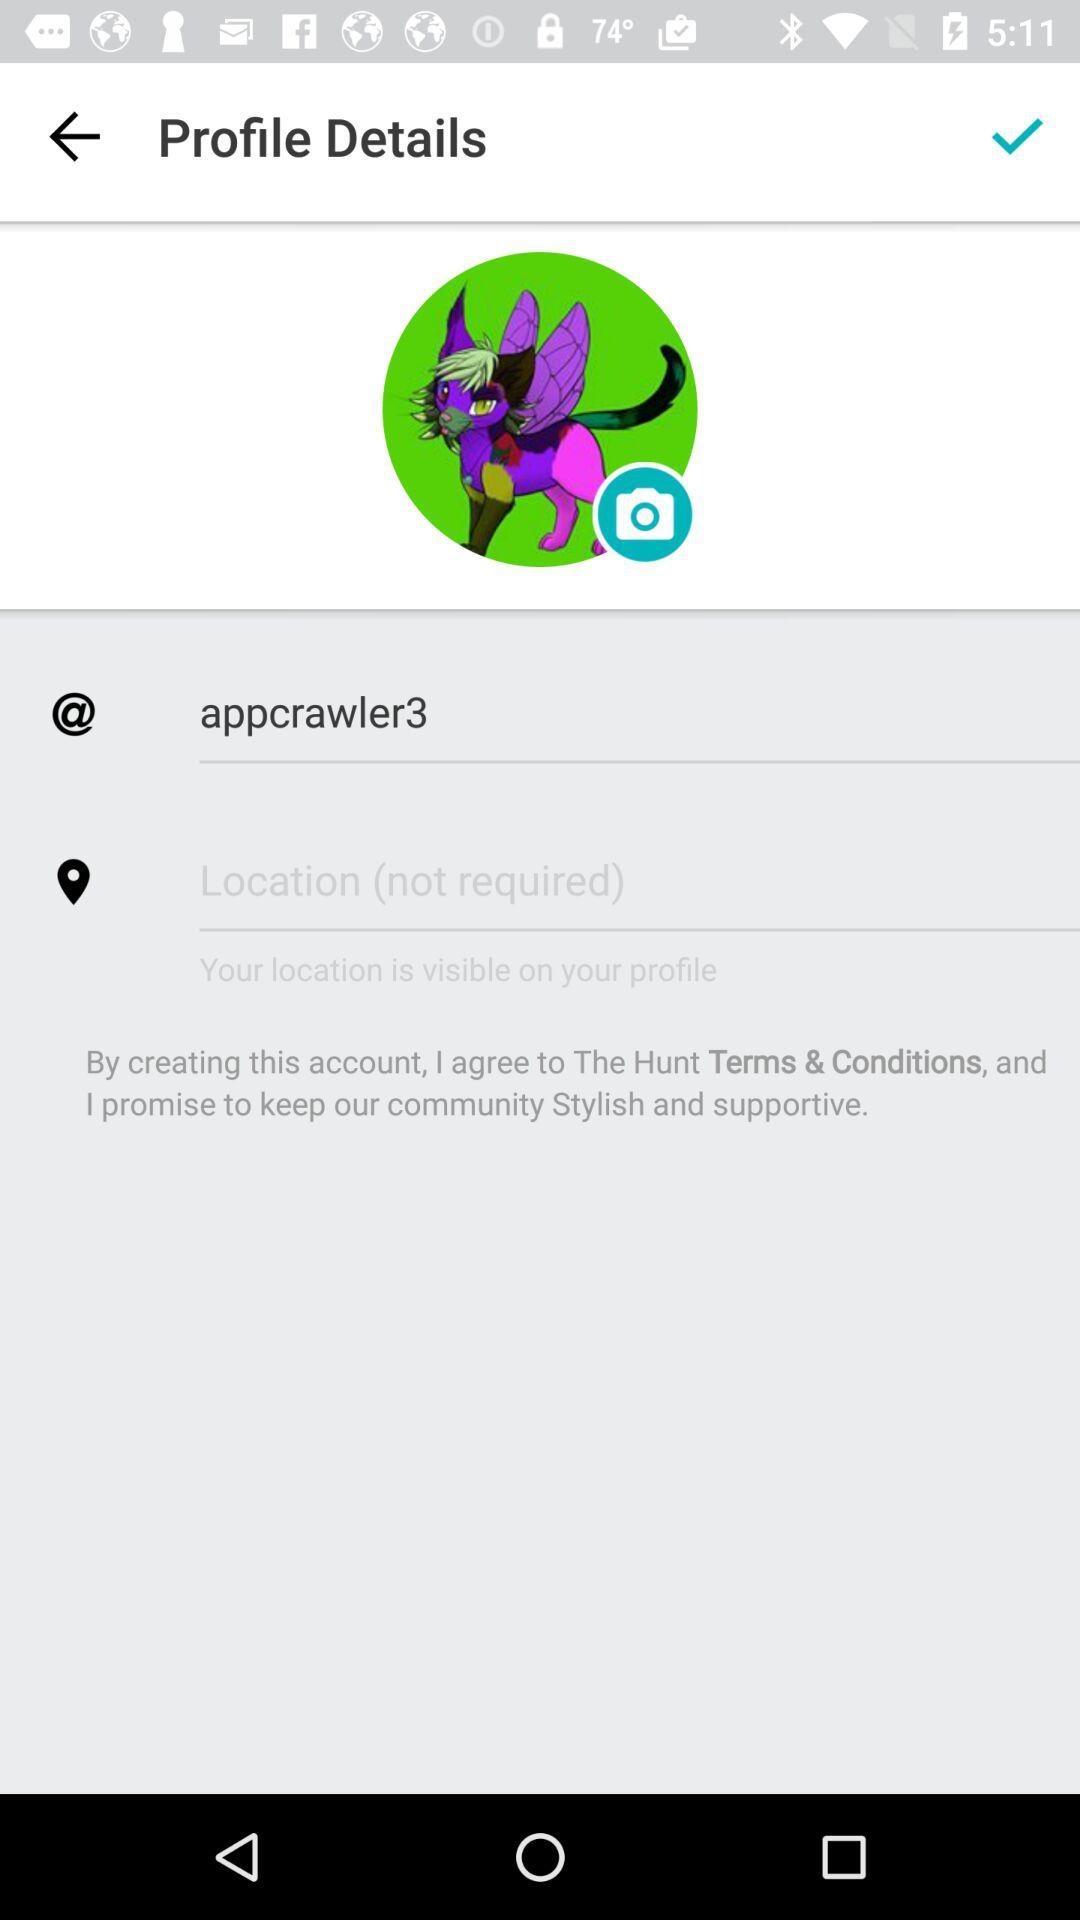  What do you see at coordinates (1017, 135) in the screenshot?
I see `the item at the top right corner` at bounding box center [1017, 135].